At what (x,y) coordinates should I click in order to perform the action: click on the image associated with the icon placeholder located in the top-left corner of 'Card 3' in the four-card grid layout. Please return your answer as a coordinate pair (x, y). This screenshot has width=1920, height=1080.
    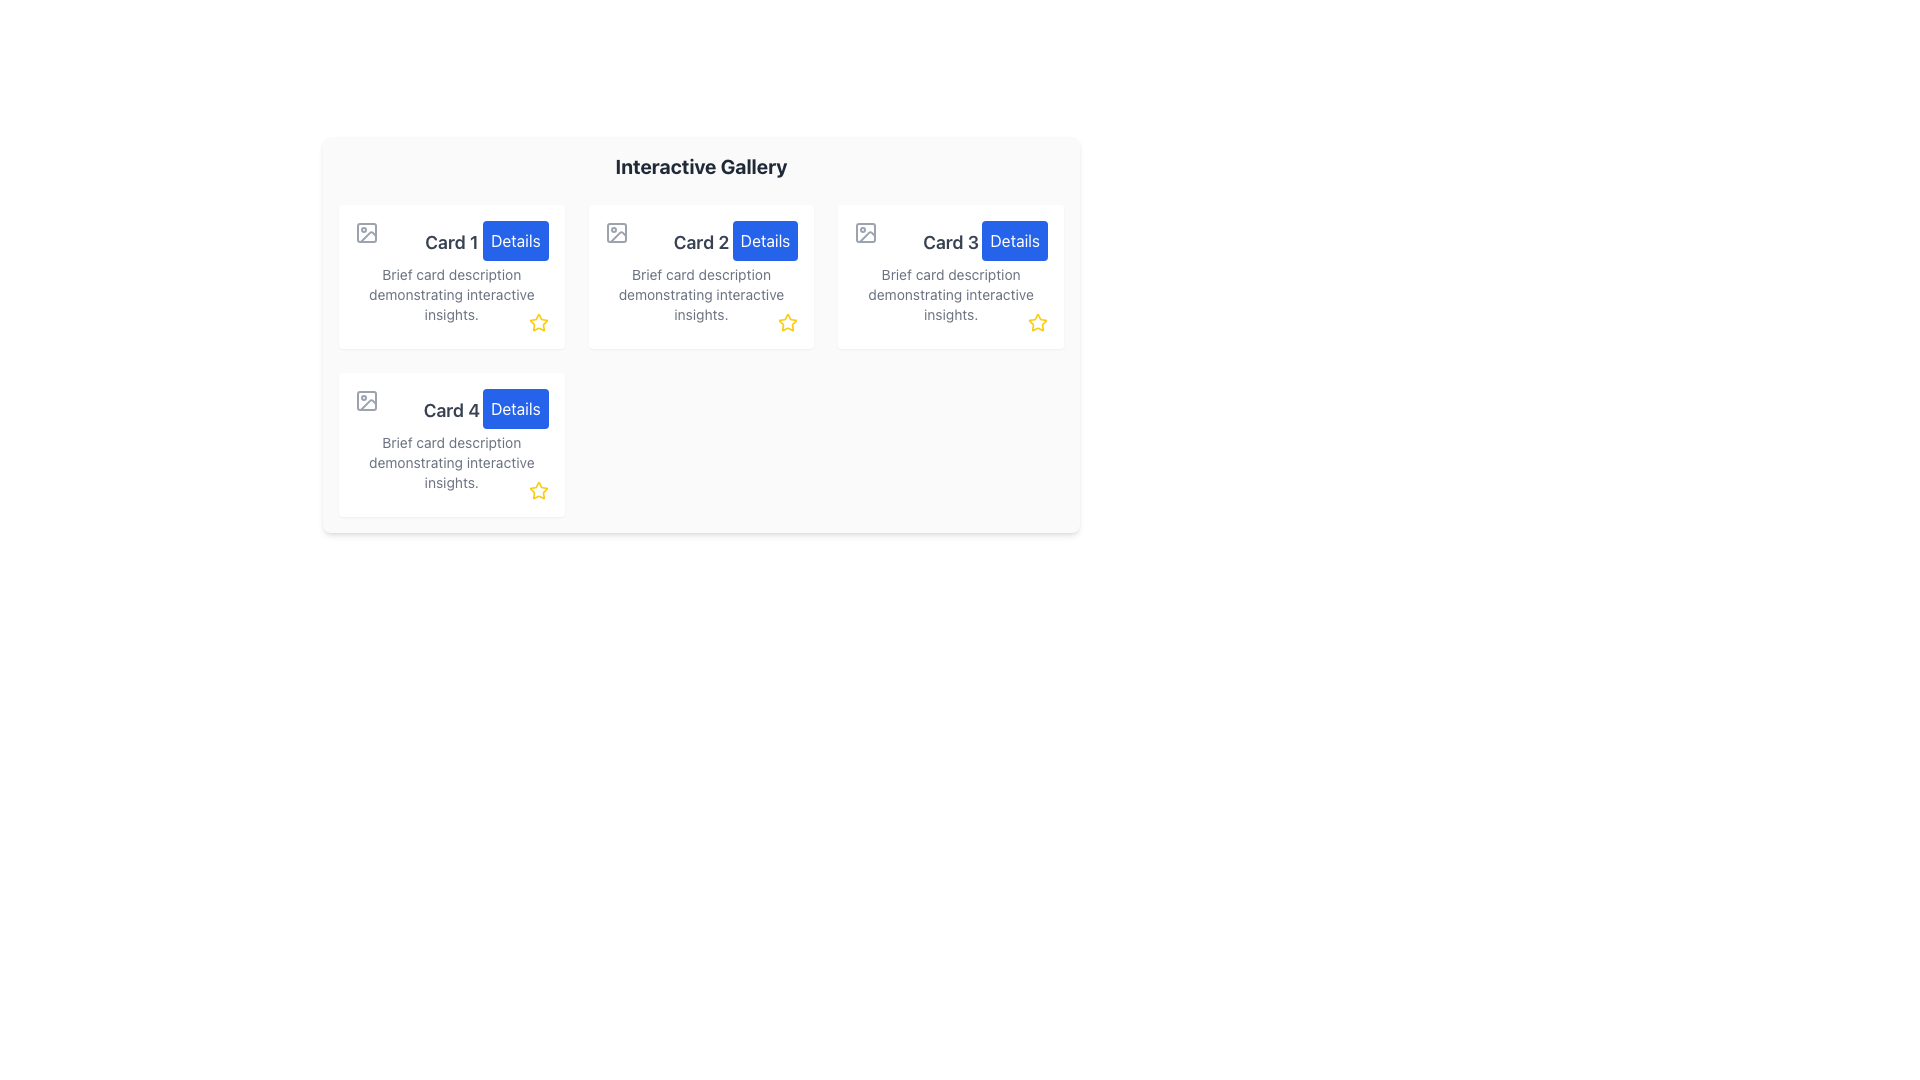
    Looking at the image, I should click on (865, 231).